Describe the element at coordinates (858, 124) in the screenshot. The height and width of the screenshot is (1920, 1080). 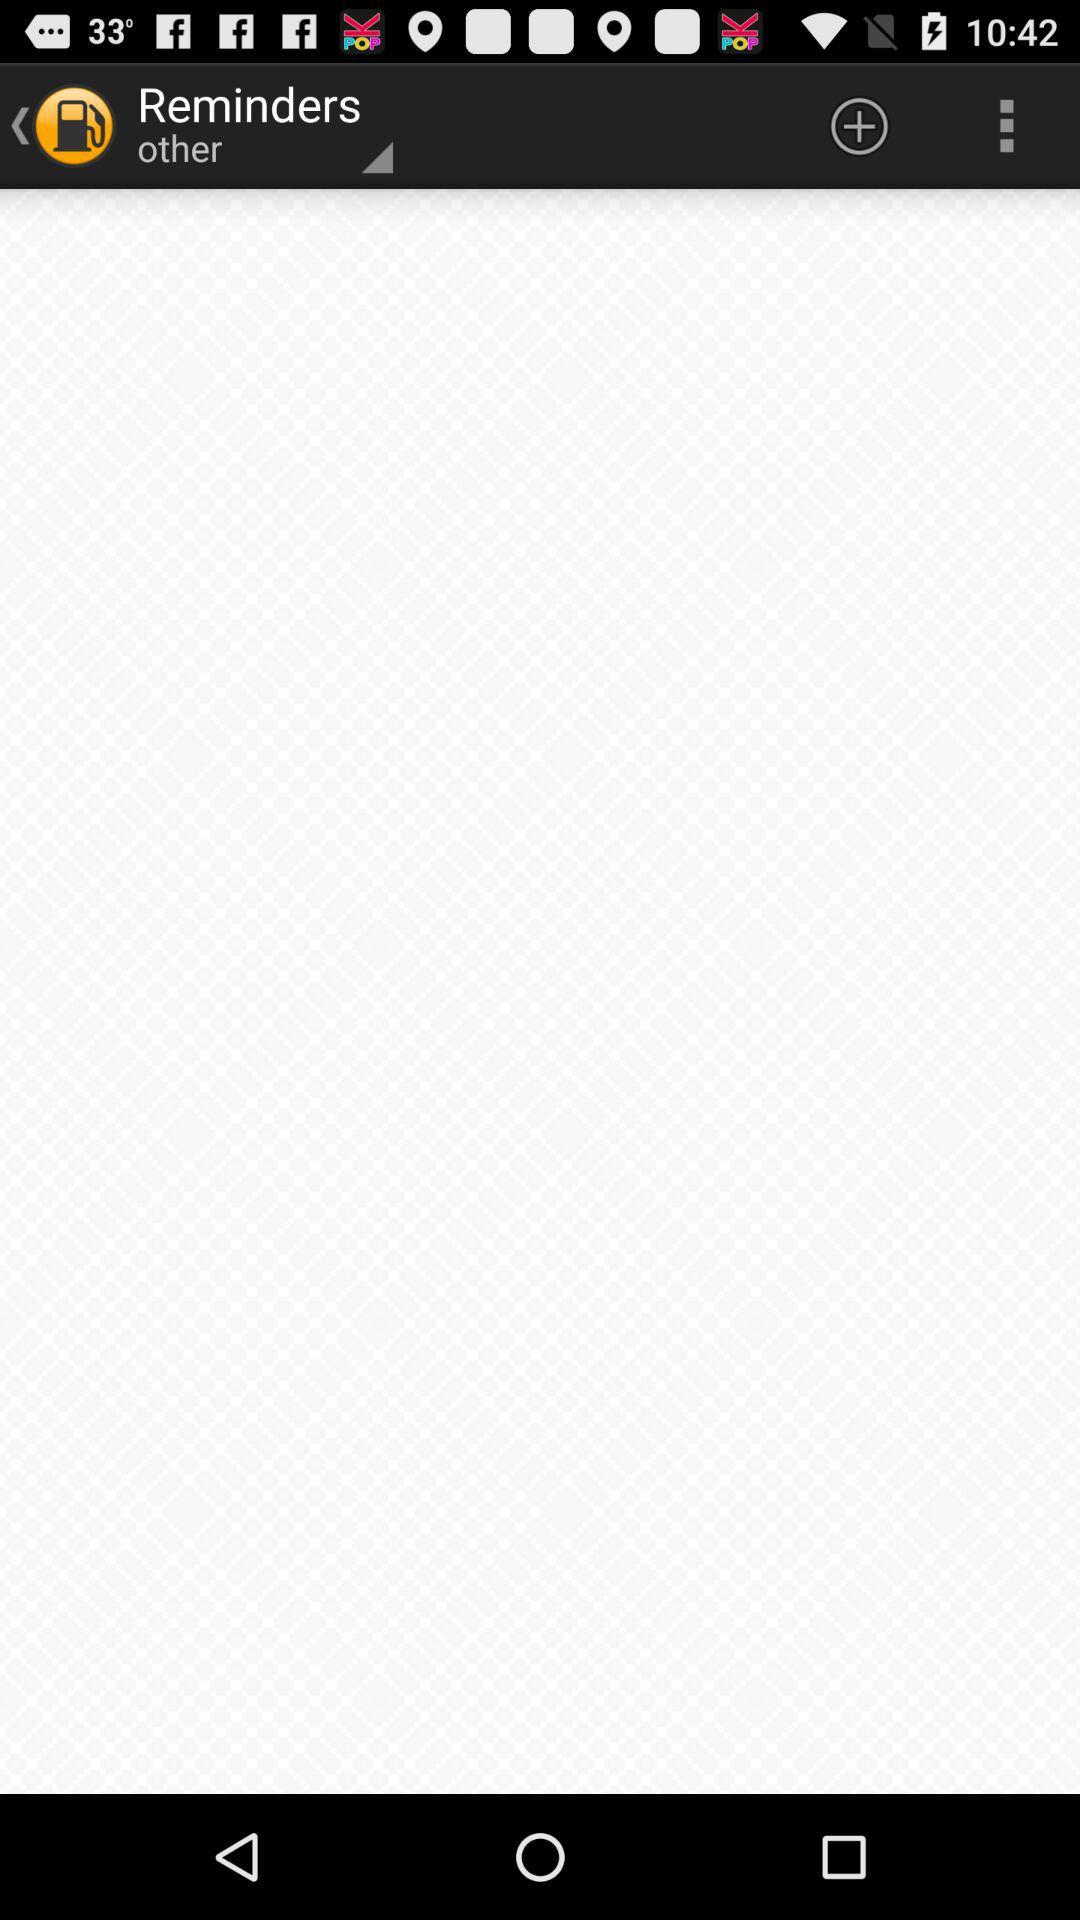
I see `icon next to the reminders` at that location.